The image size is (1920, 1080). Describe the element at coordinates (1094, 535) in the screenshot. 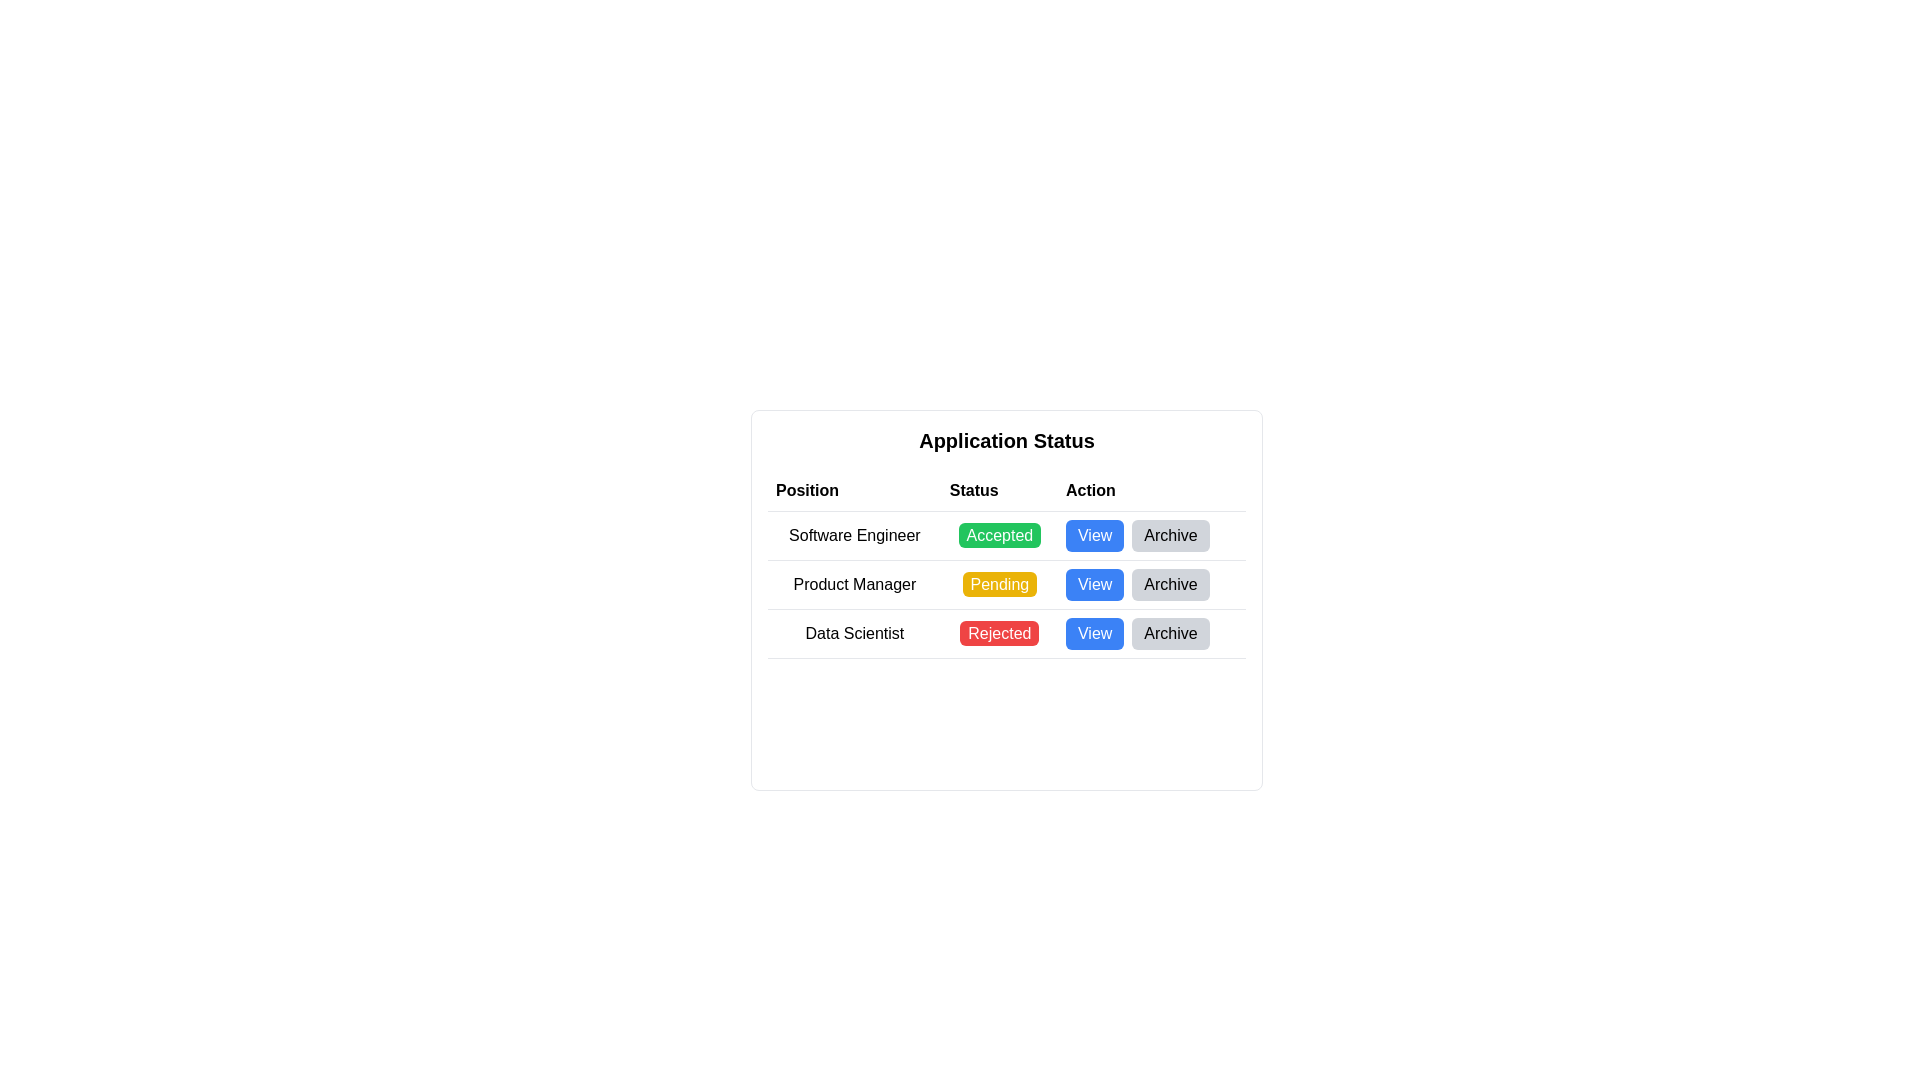

I see `the button located in the 'Action' column at the top row, which triggers additional details for the 'Software Engineer' position` at that location.